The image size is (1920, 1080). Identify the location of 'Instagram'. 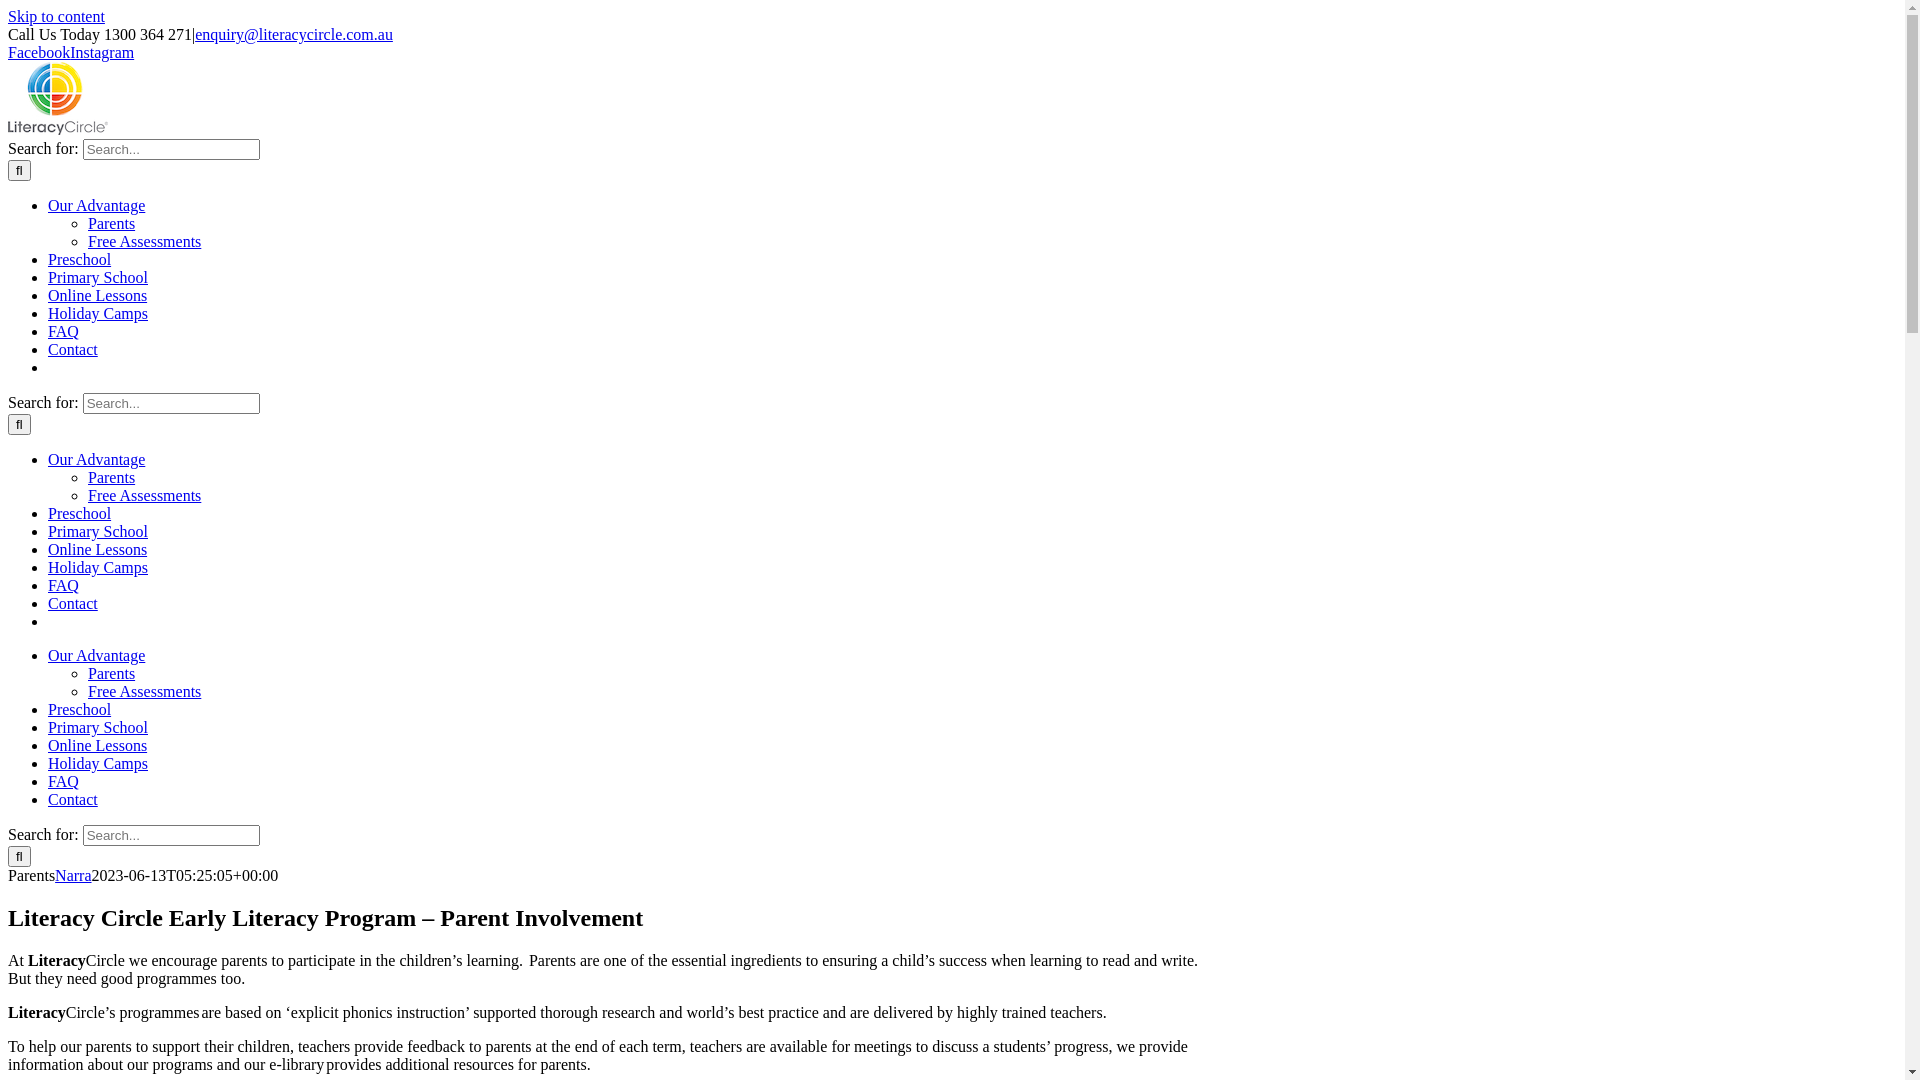
(70, 51).